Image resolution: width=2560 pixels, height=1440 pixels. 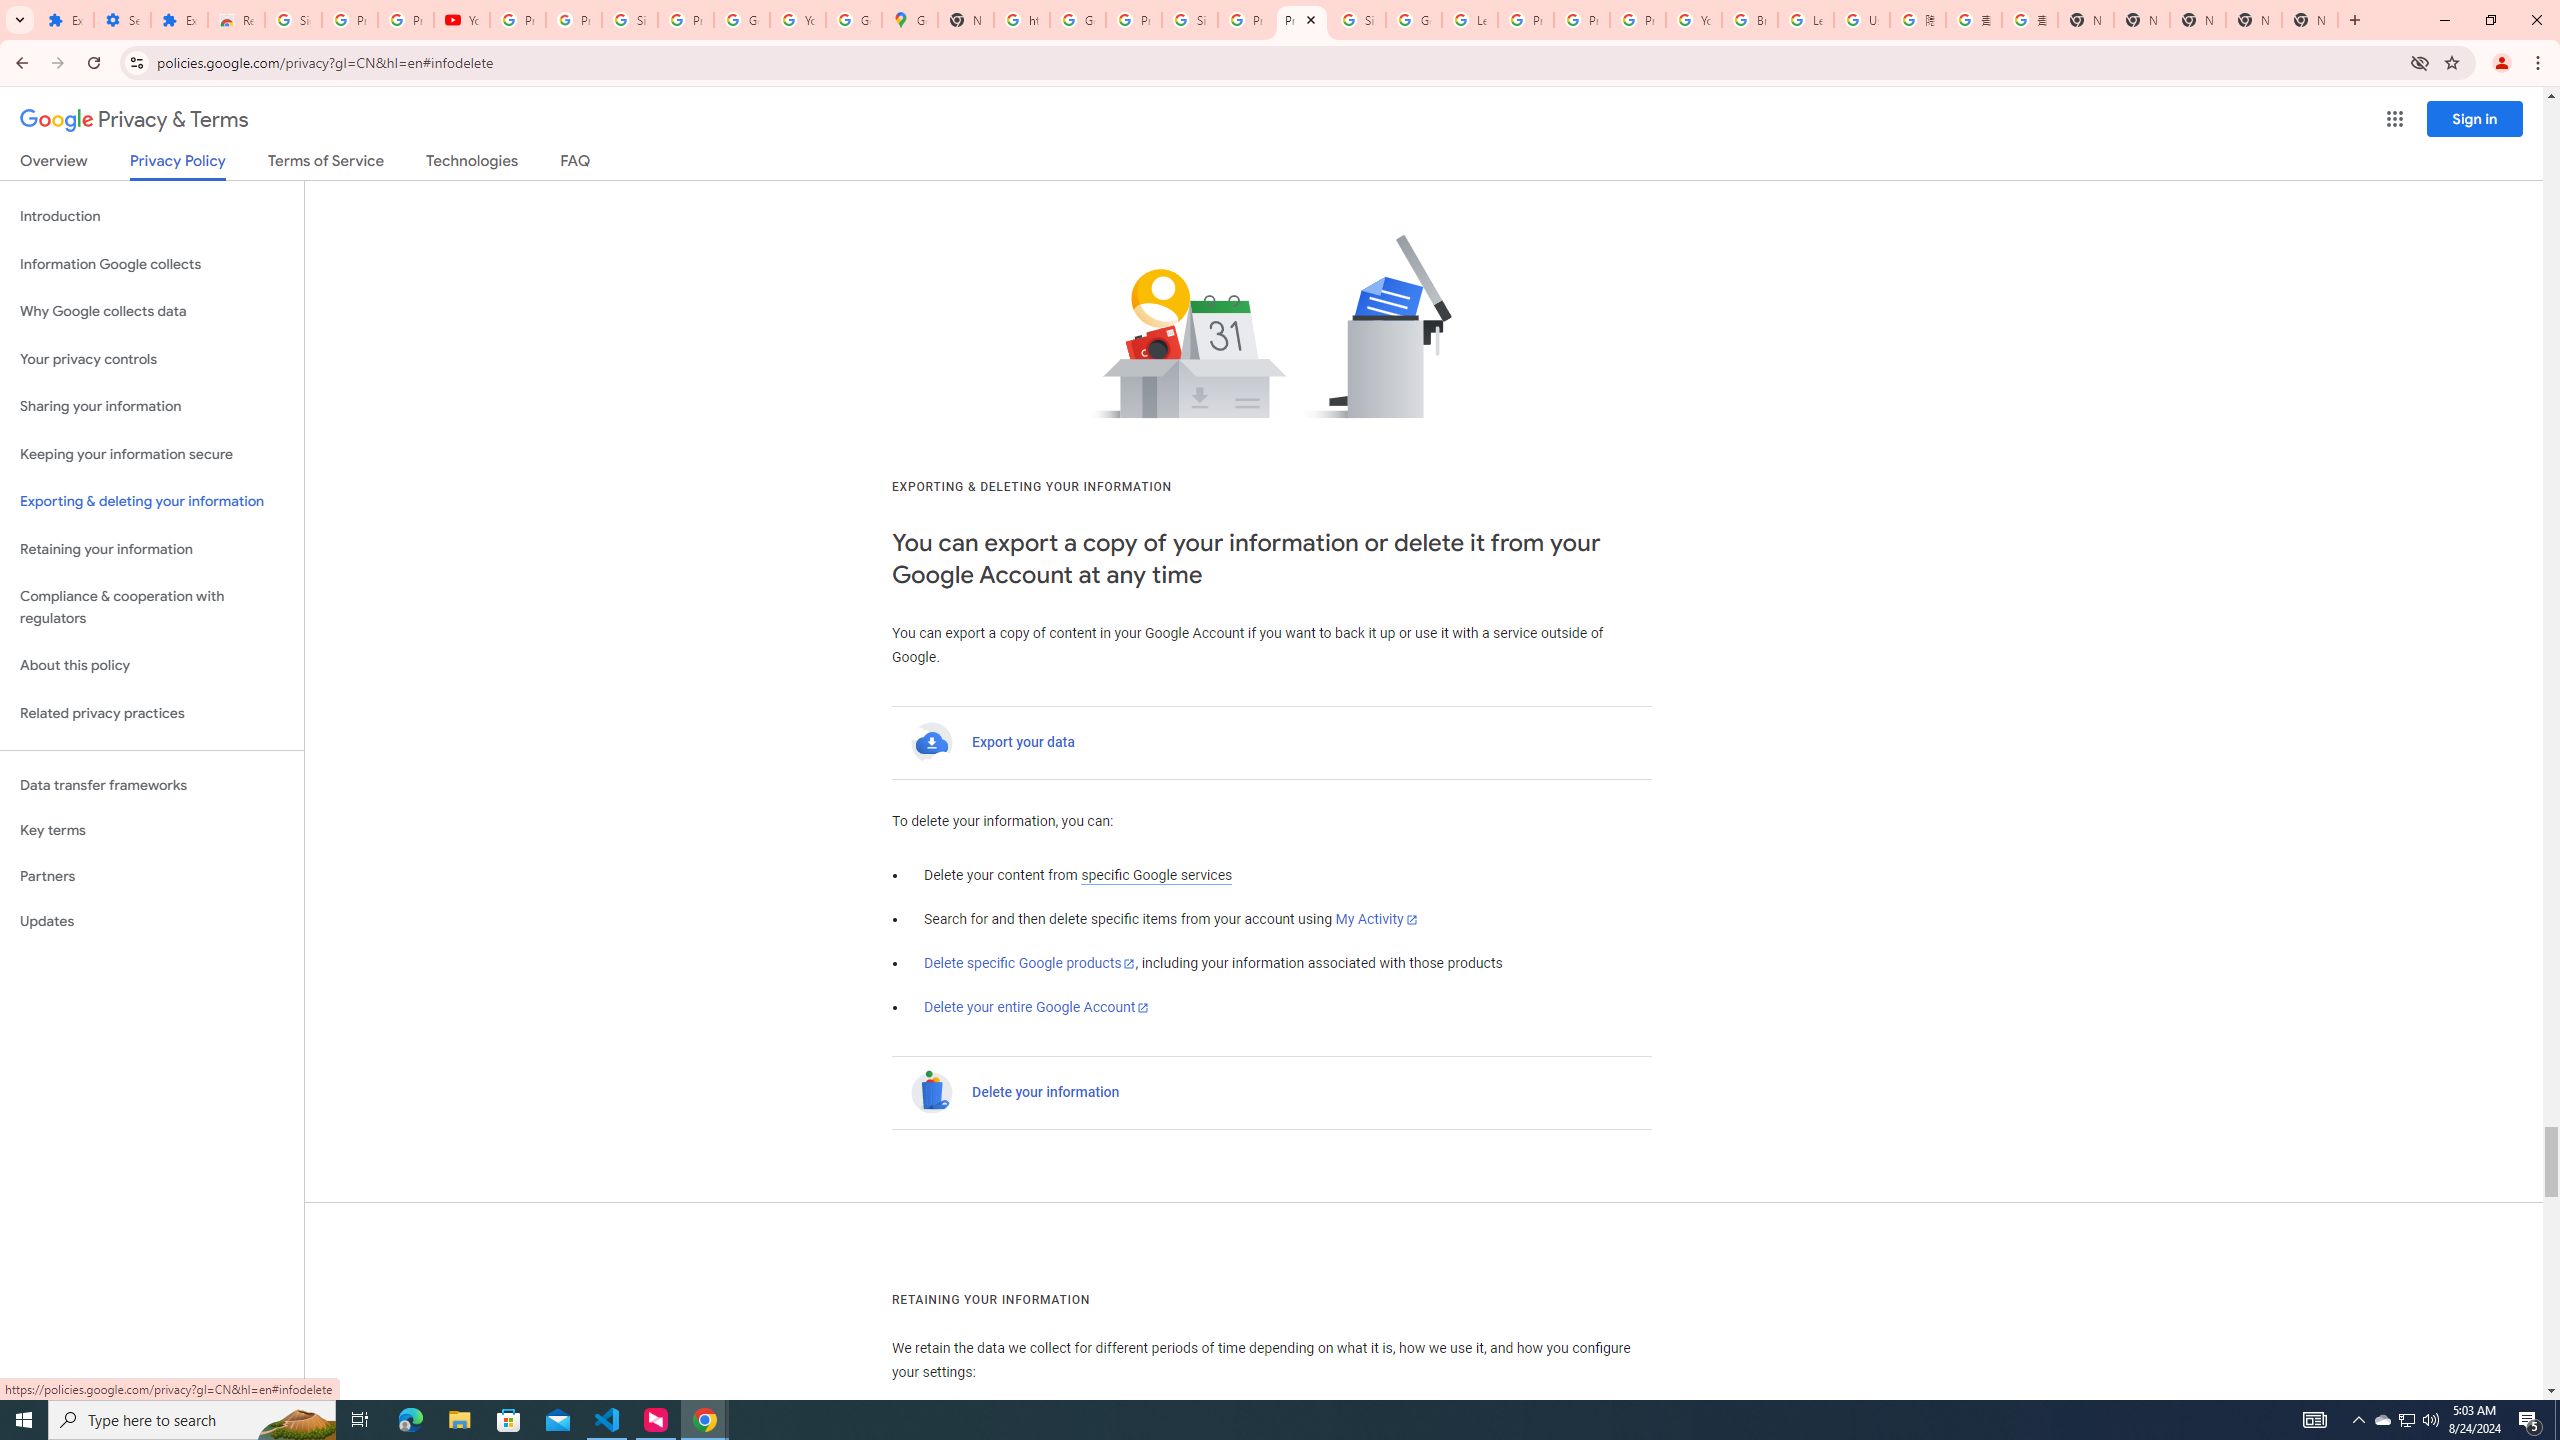 What do you see at coordinates (179, 19) in the screenshot?
I see `'Extensions'` at bounding box center [179, 19].